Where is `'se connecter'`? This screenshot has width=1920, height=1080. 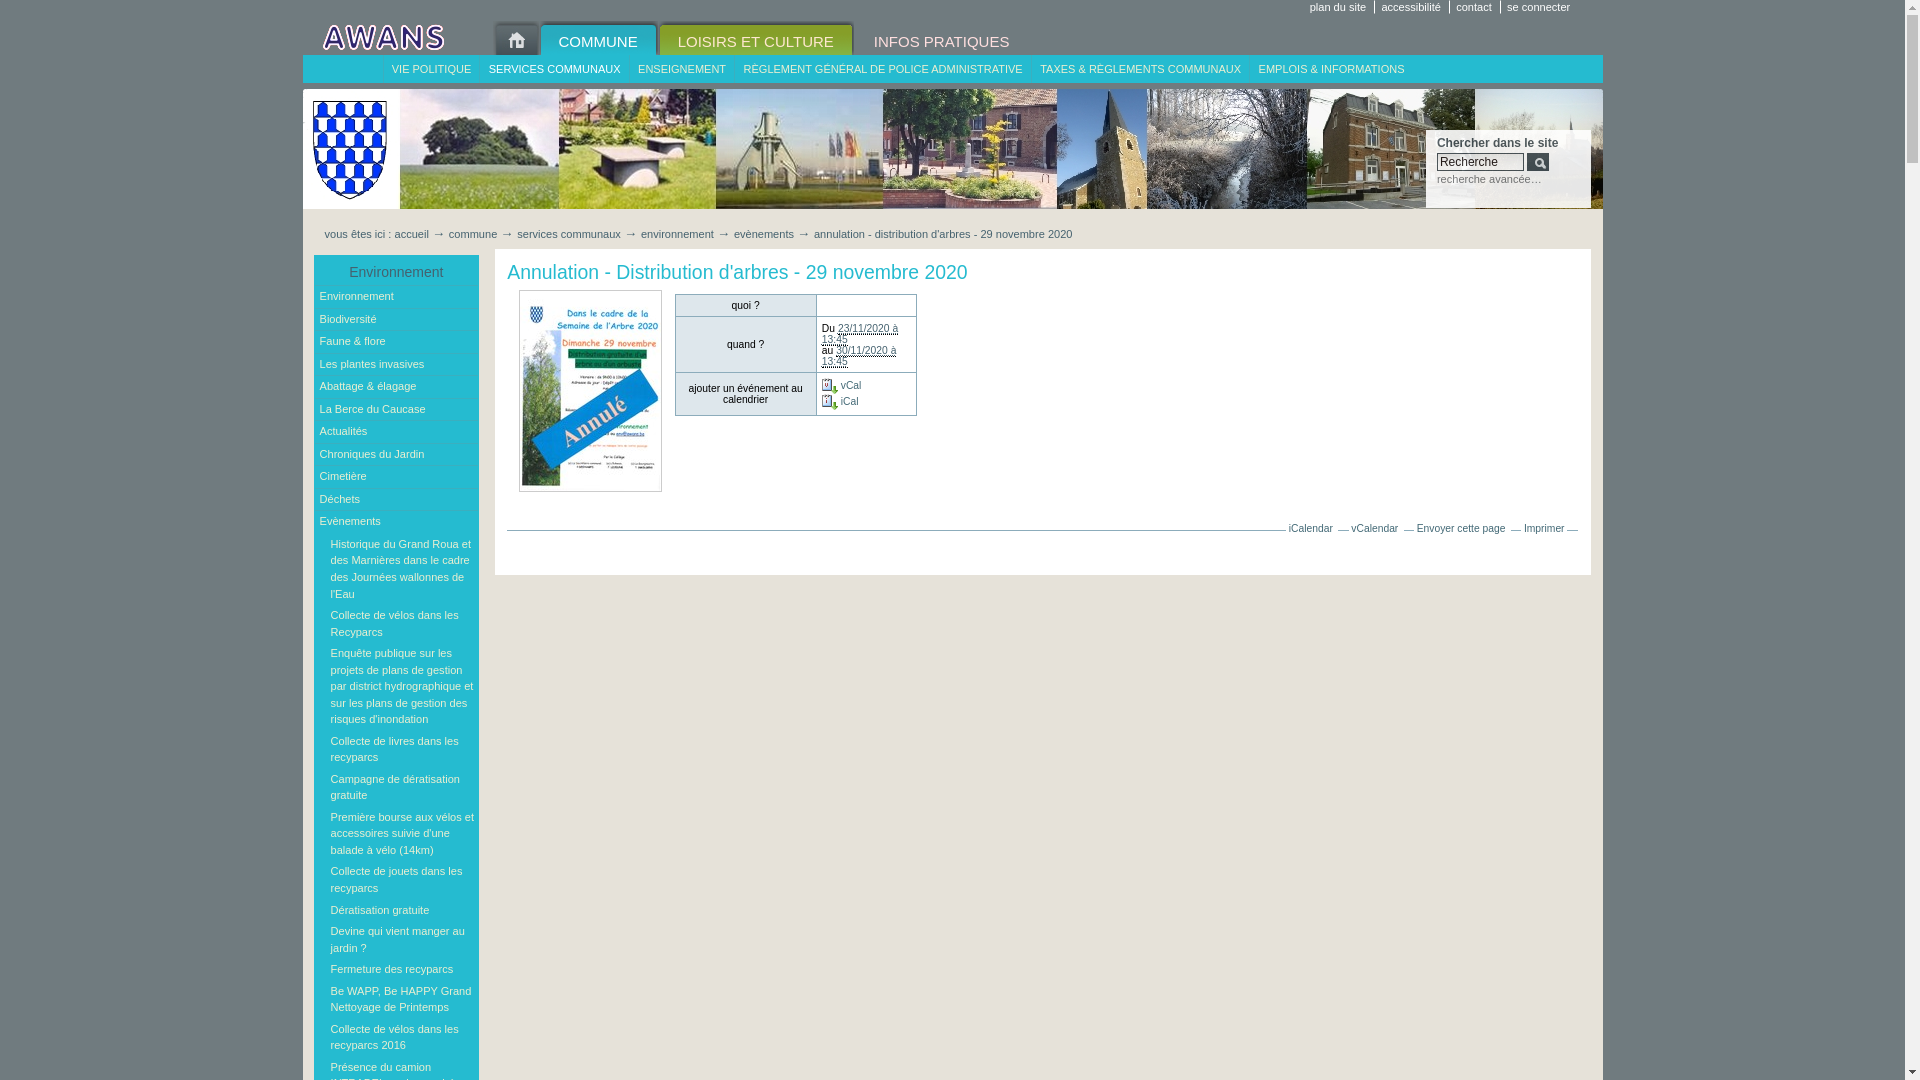
'se connecter' is located at coordinates (1540, 7).